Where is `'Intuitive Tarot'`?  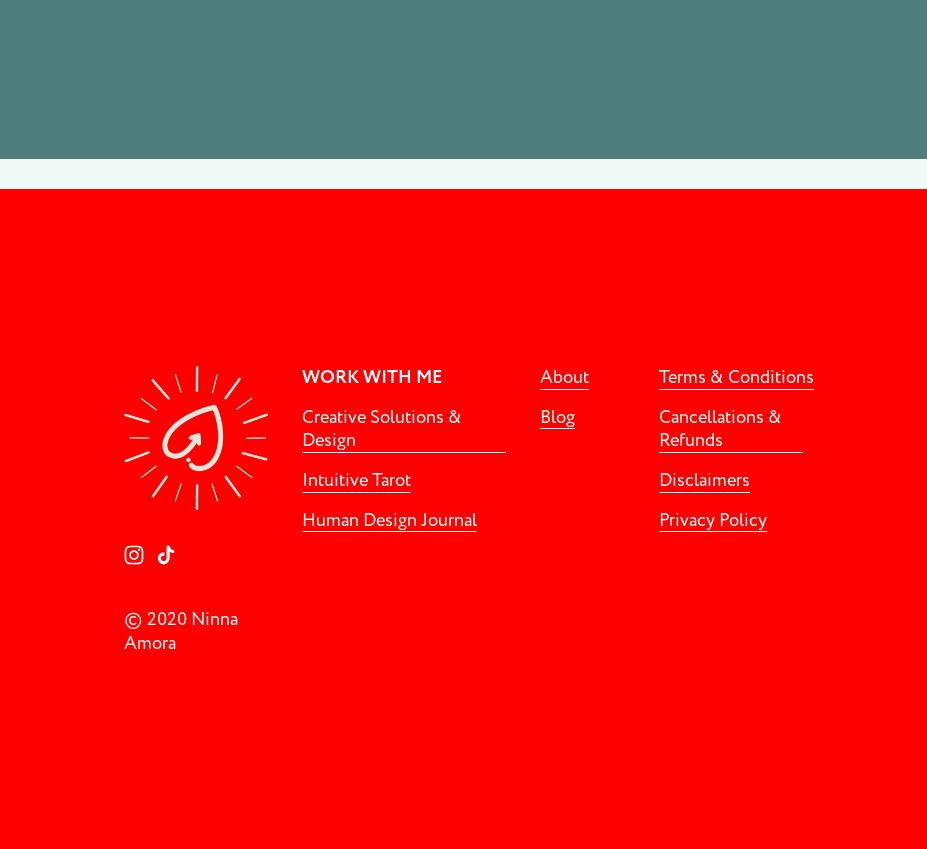
'Intuitive Tarot' is located at coordinates (355, 479).